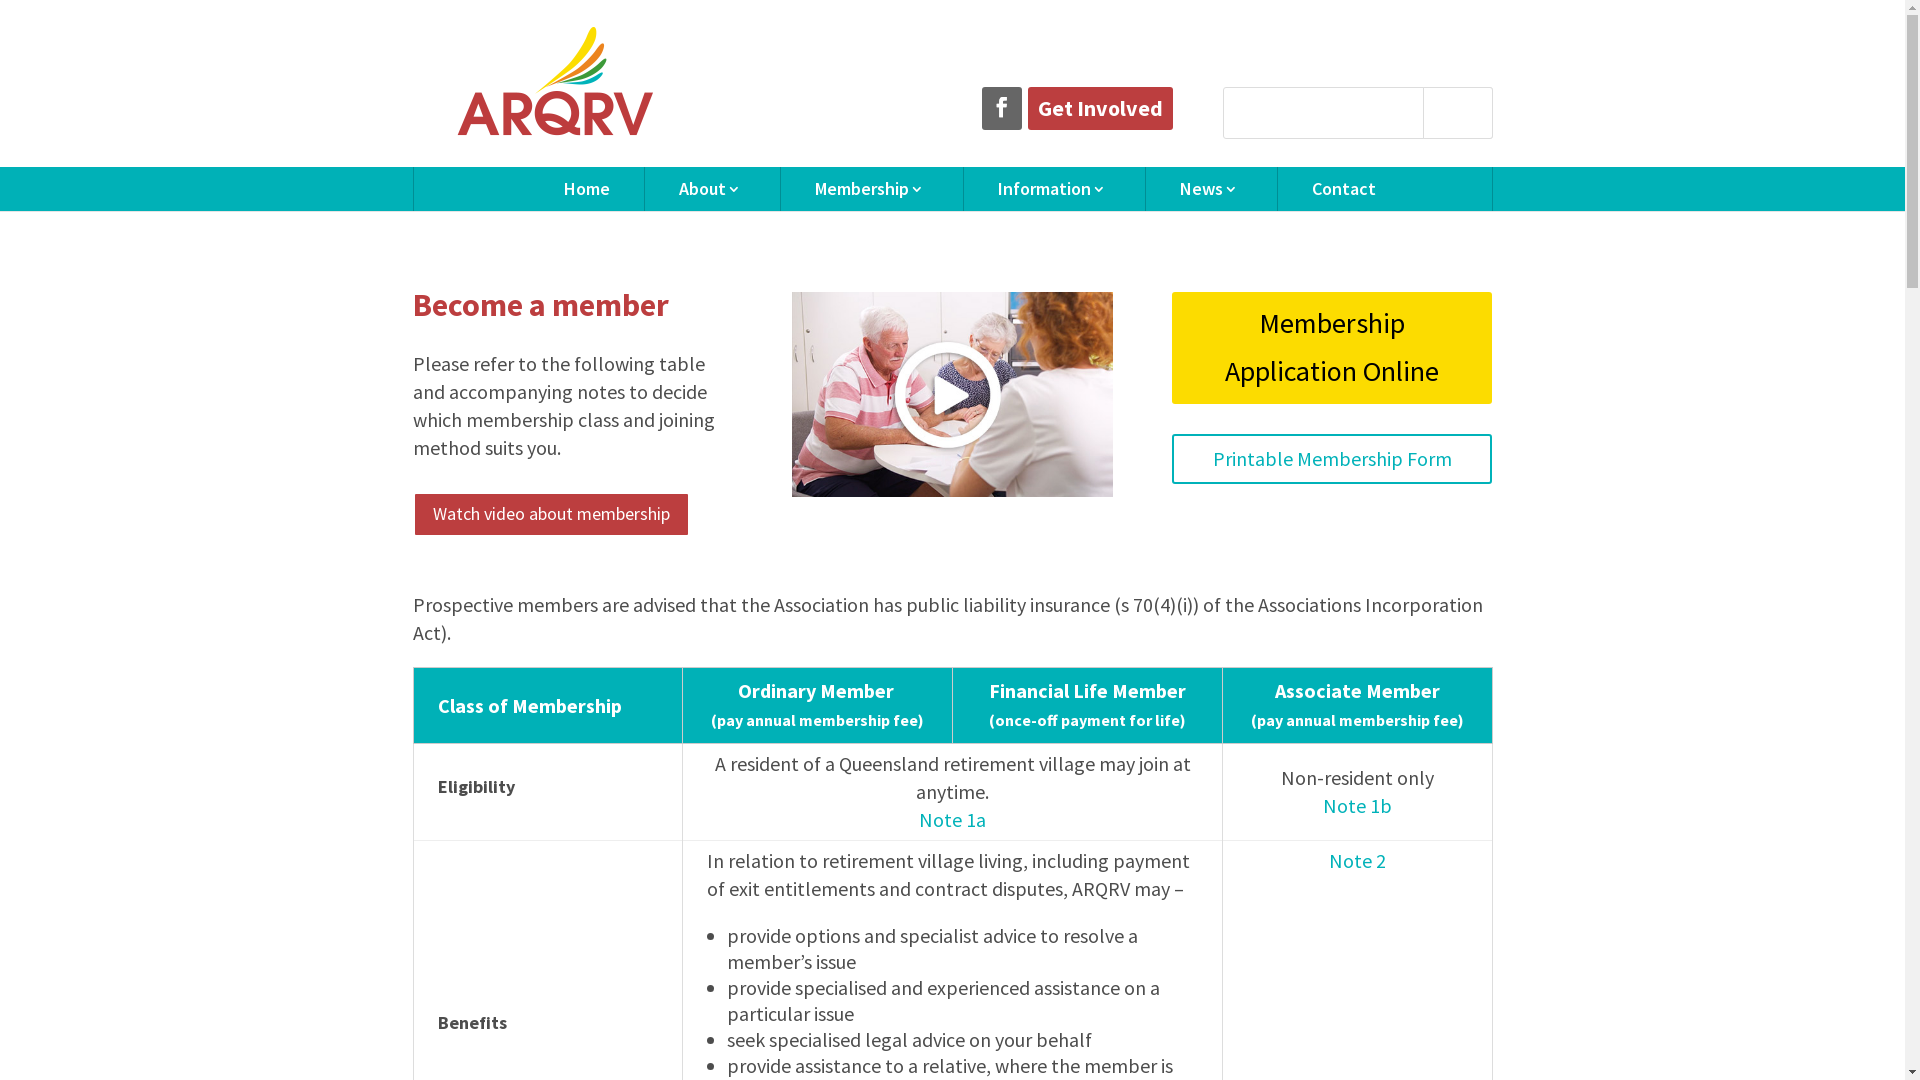 The image size is (1920, 1080). What do you see at coordinates (1099, 108) in the screenshot?
I see `'Get Involved'` at bounding box center [1099, 108].